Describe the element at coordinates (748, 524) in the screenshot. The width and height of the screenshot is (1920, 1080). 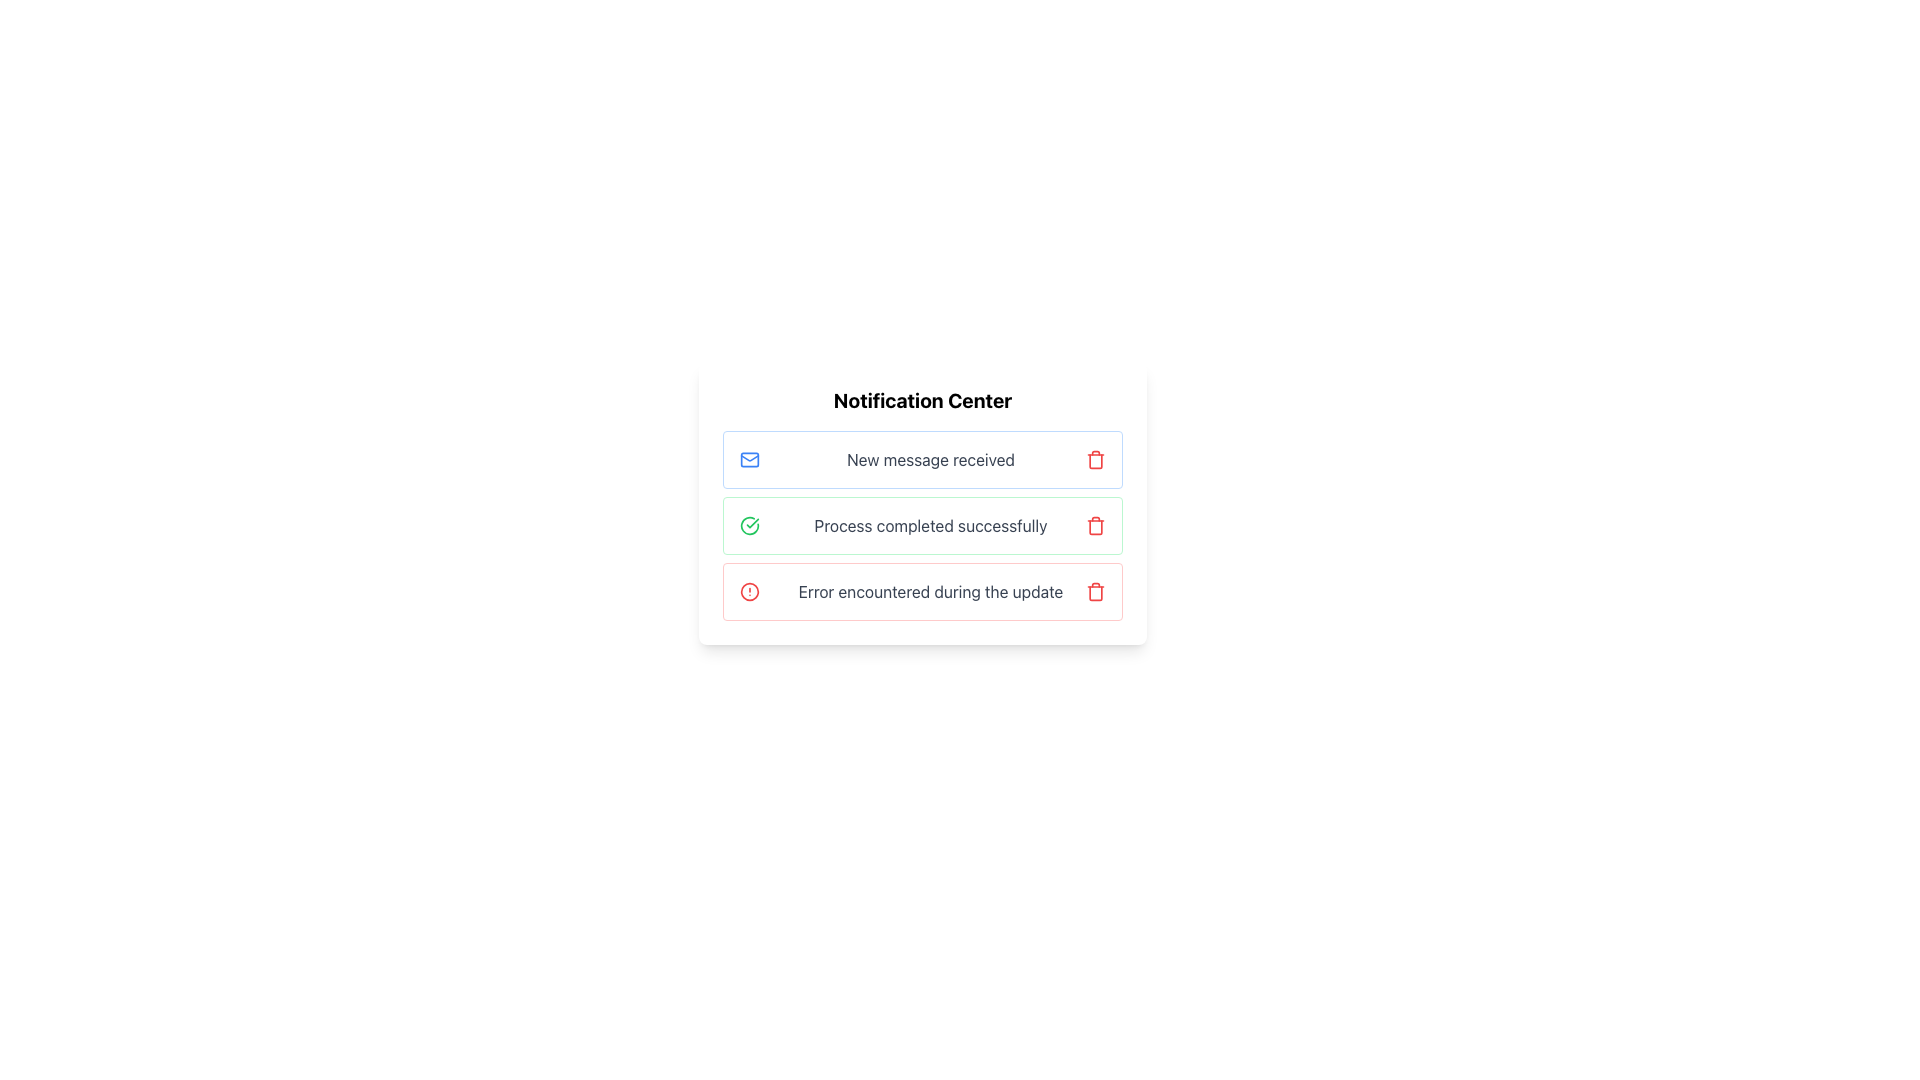
I see `the success indicator icon located on the left part of the second notification item that conveys a successful process completion` at that location.